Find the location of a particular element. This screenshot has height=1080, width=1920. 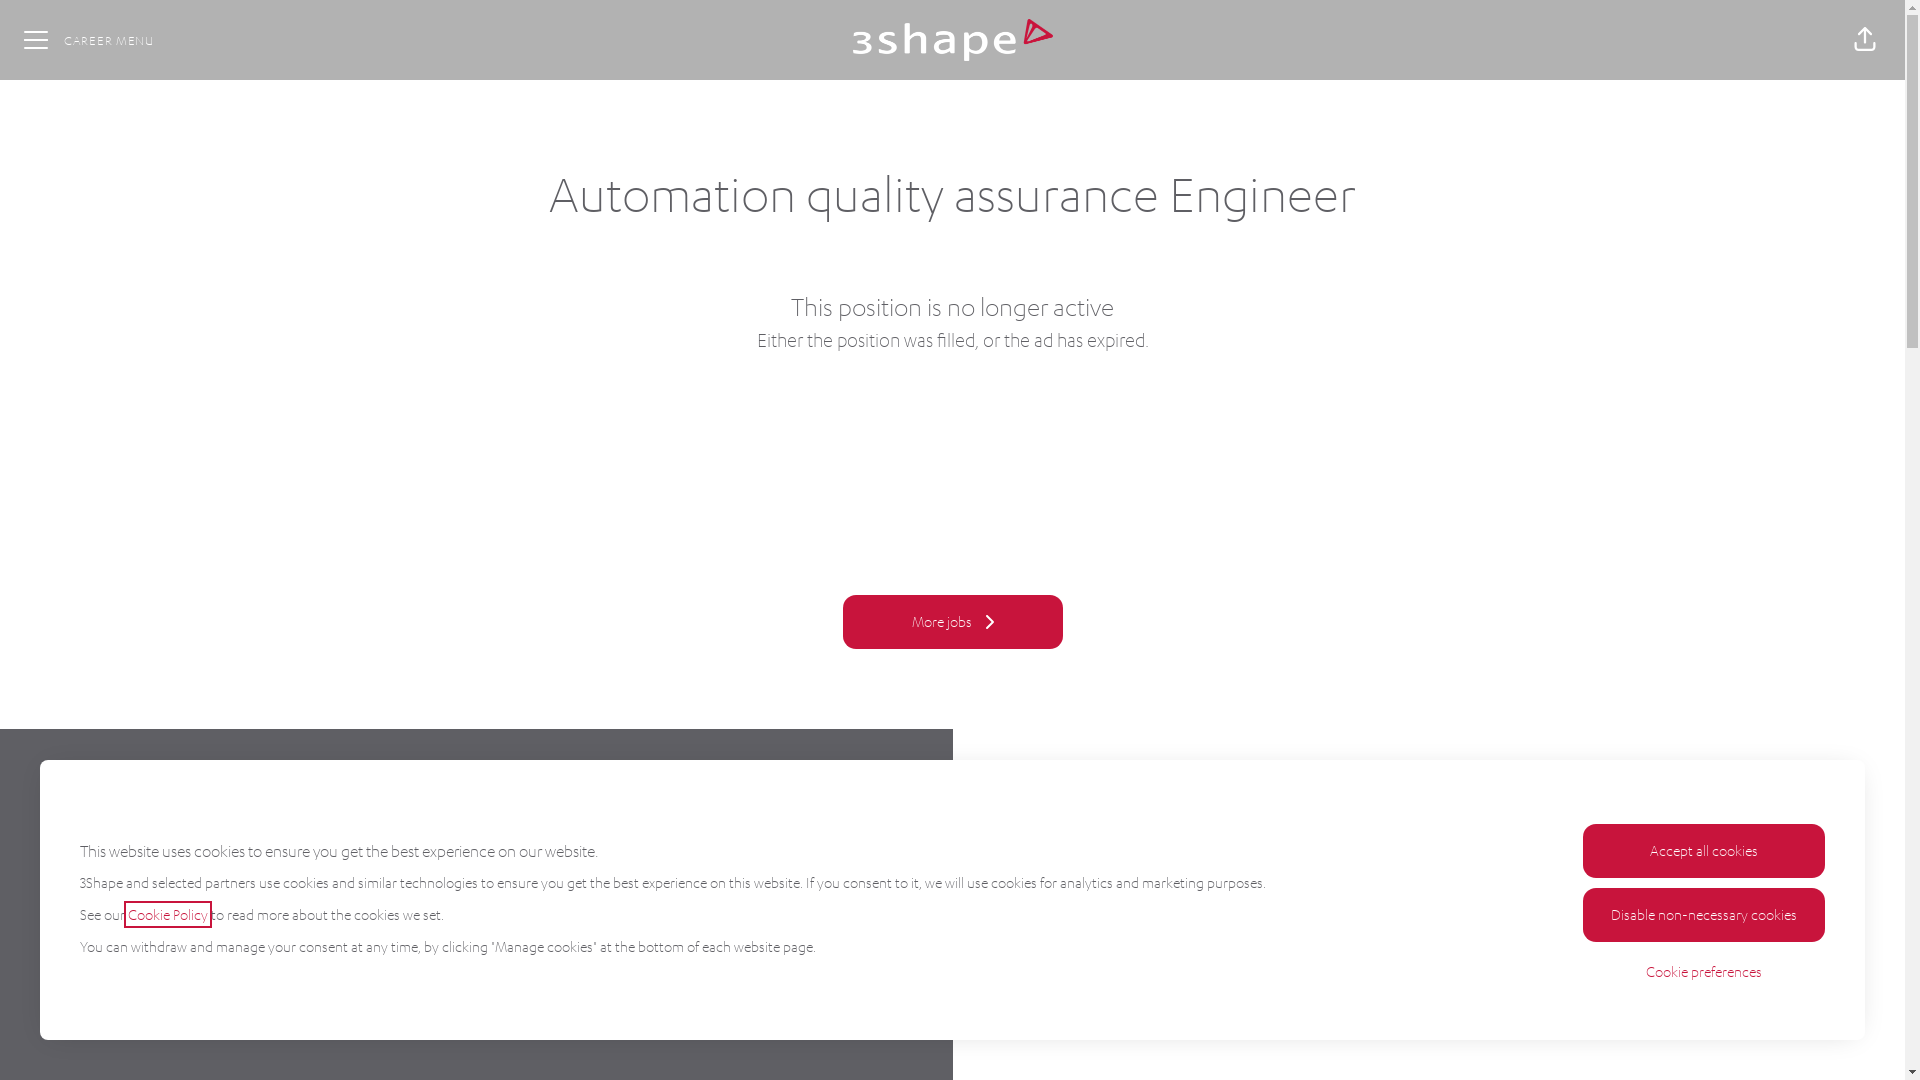

'Cookie Policy' is located at coordinates (168, 914).